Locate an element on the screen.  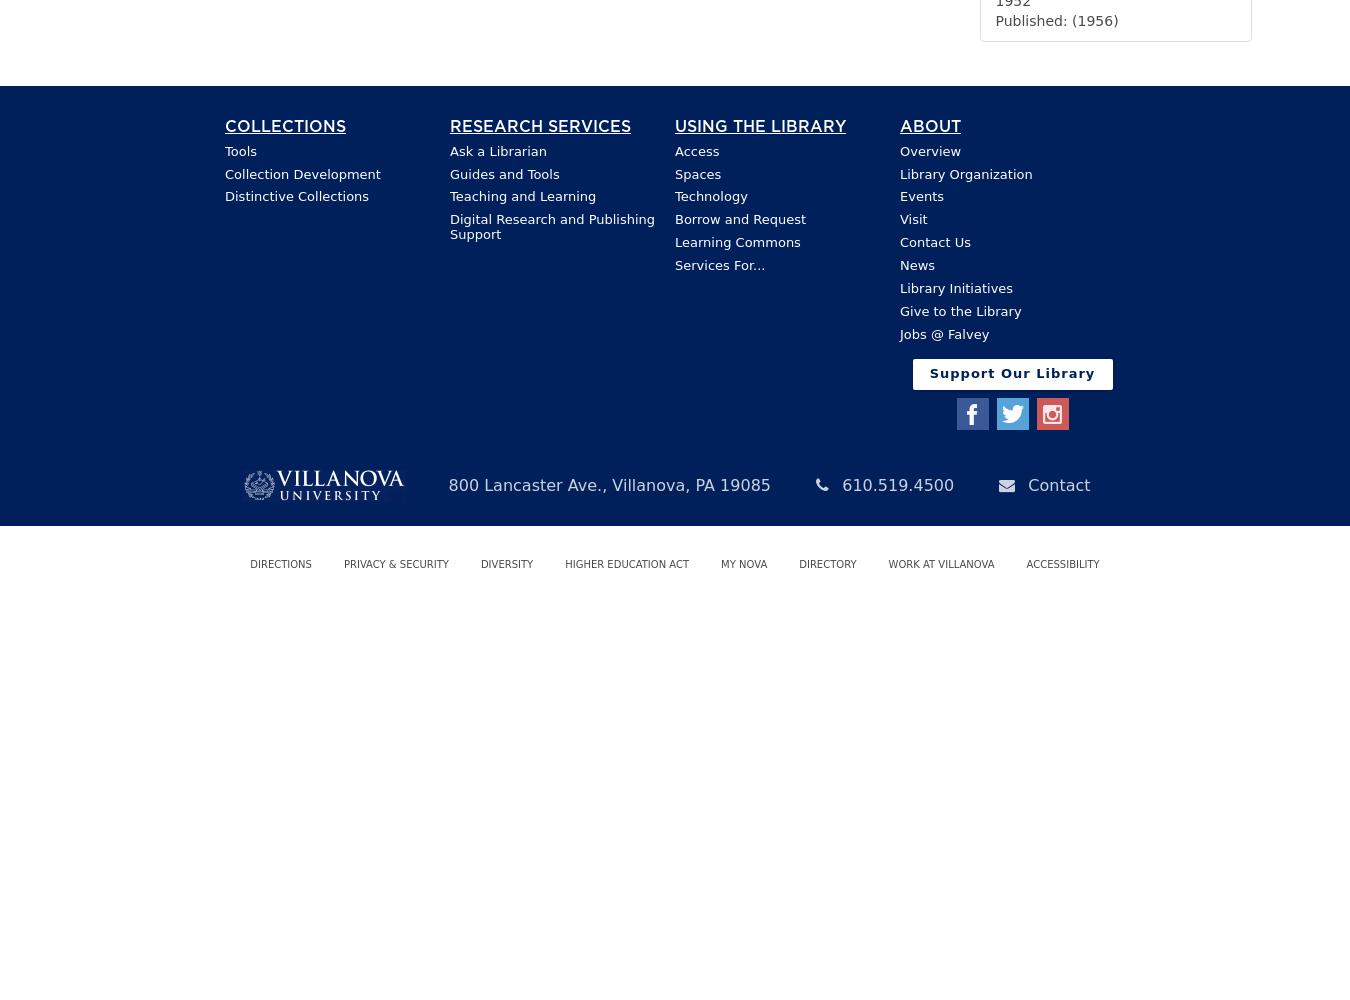
'News' is located at coordinates (916, 265).